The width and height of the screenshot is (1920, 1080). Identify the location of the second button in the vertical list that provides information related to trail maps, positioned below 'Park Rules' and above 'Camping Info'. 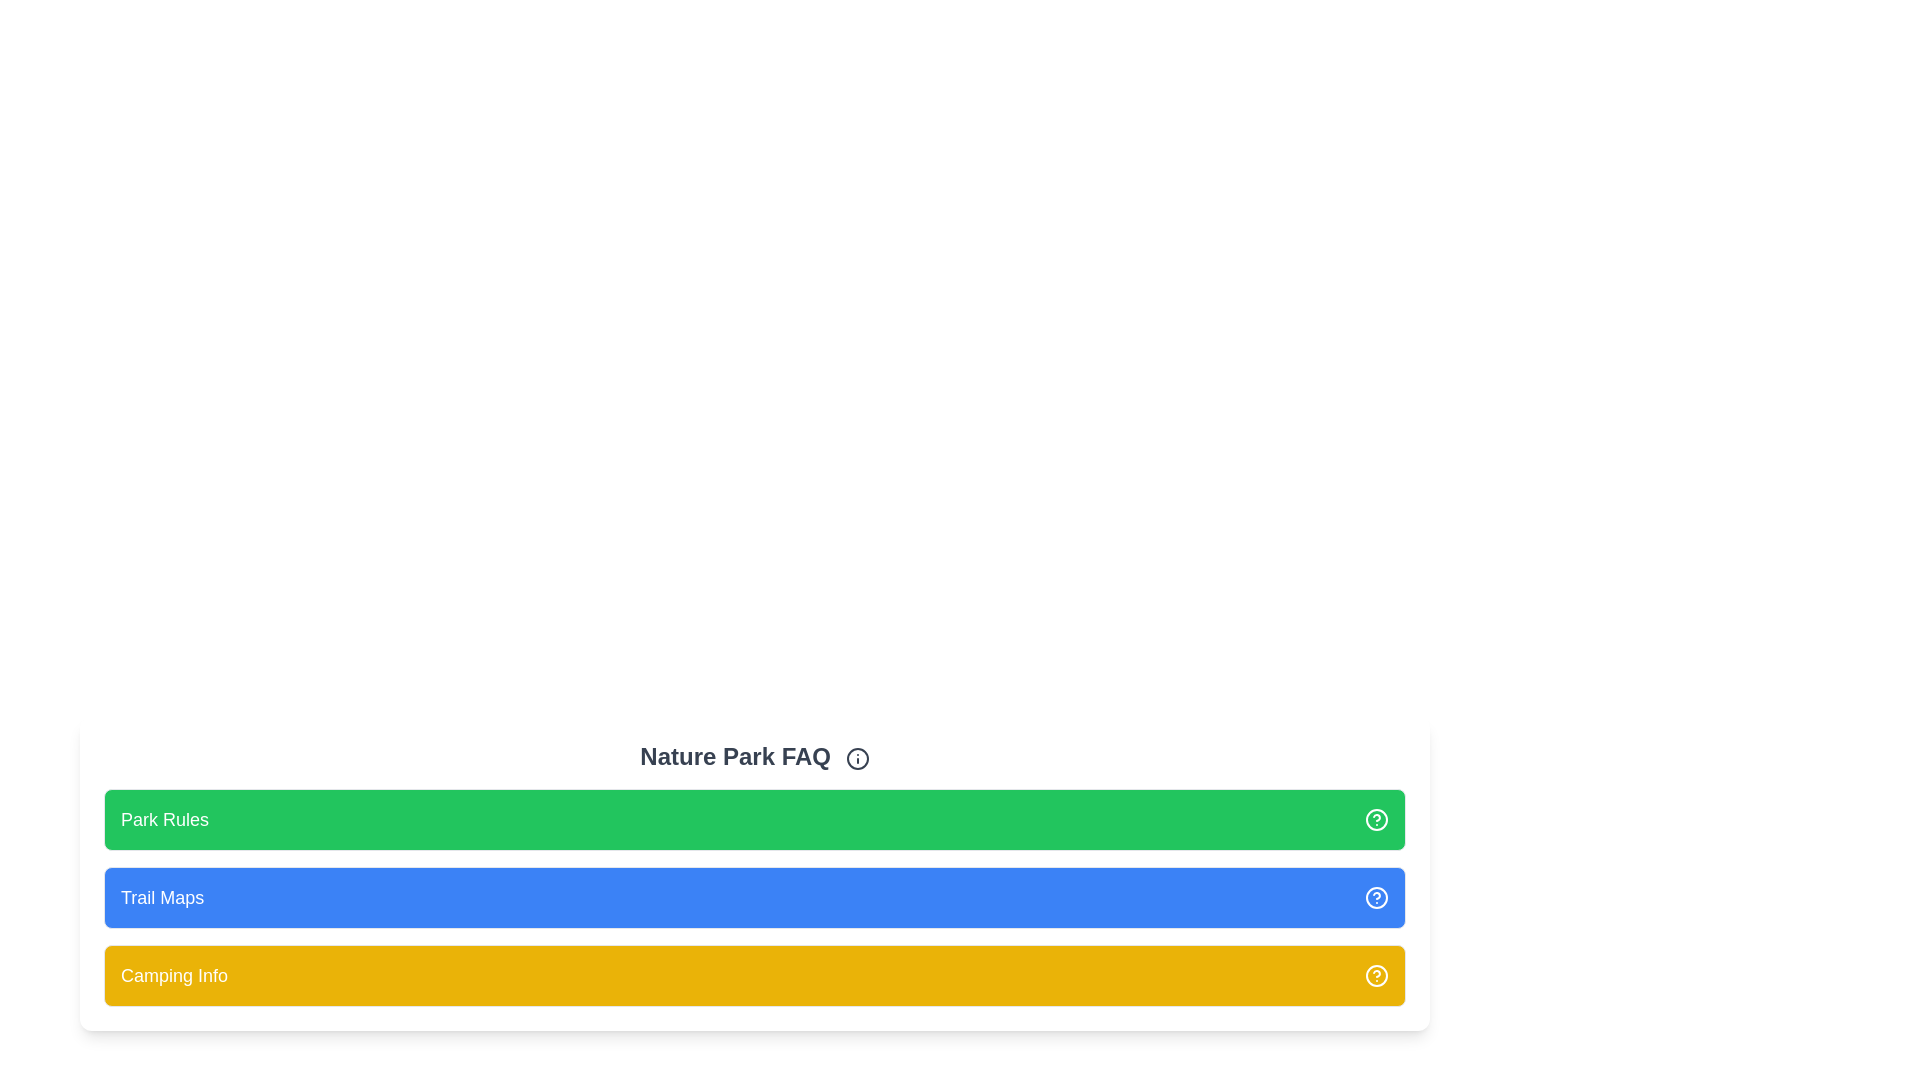
(753, 897).